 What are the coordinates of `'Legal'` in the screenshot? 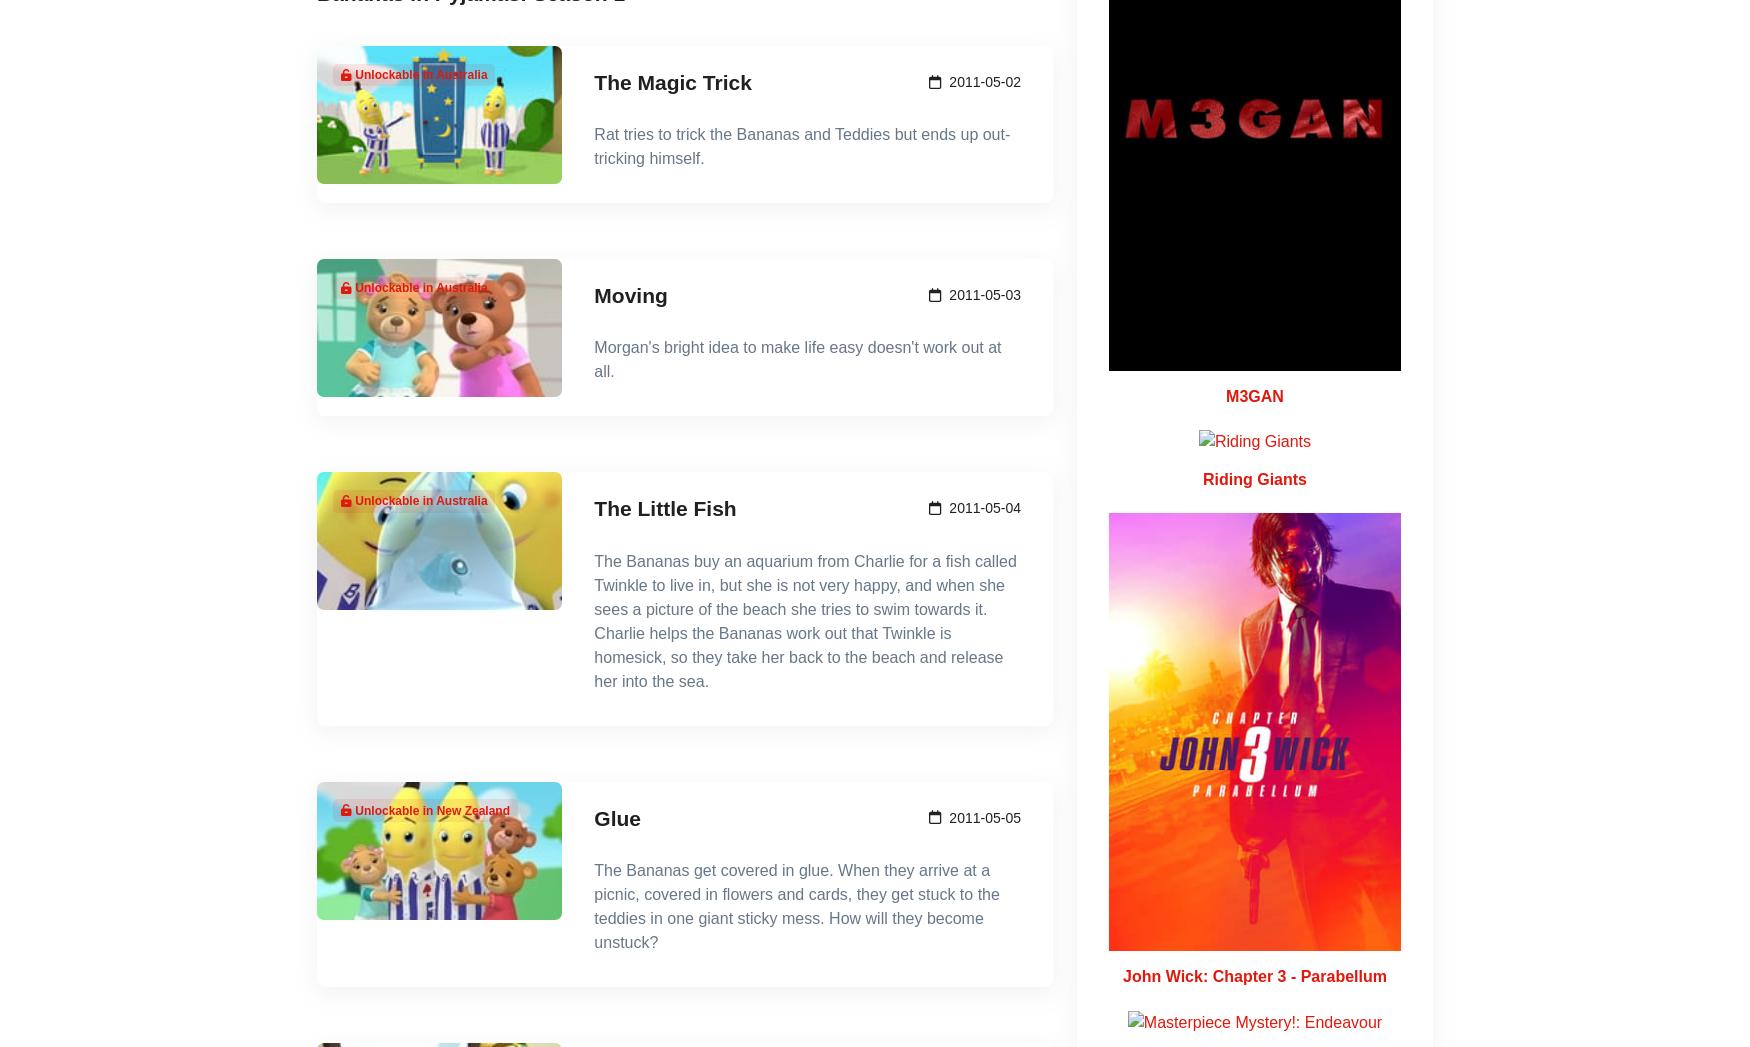 It's located at (1266, 564).